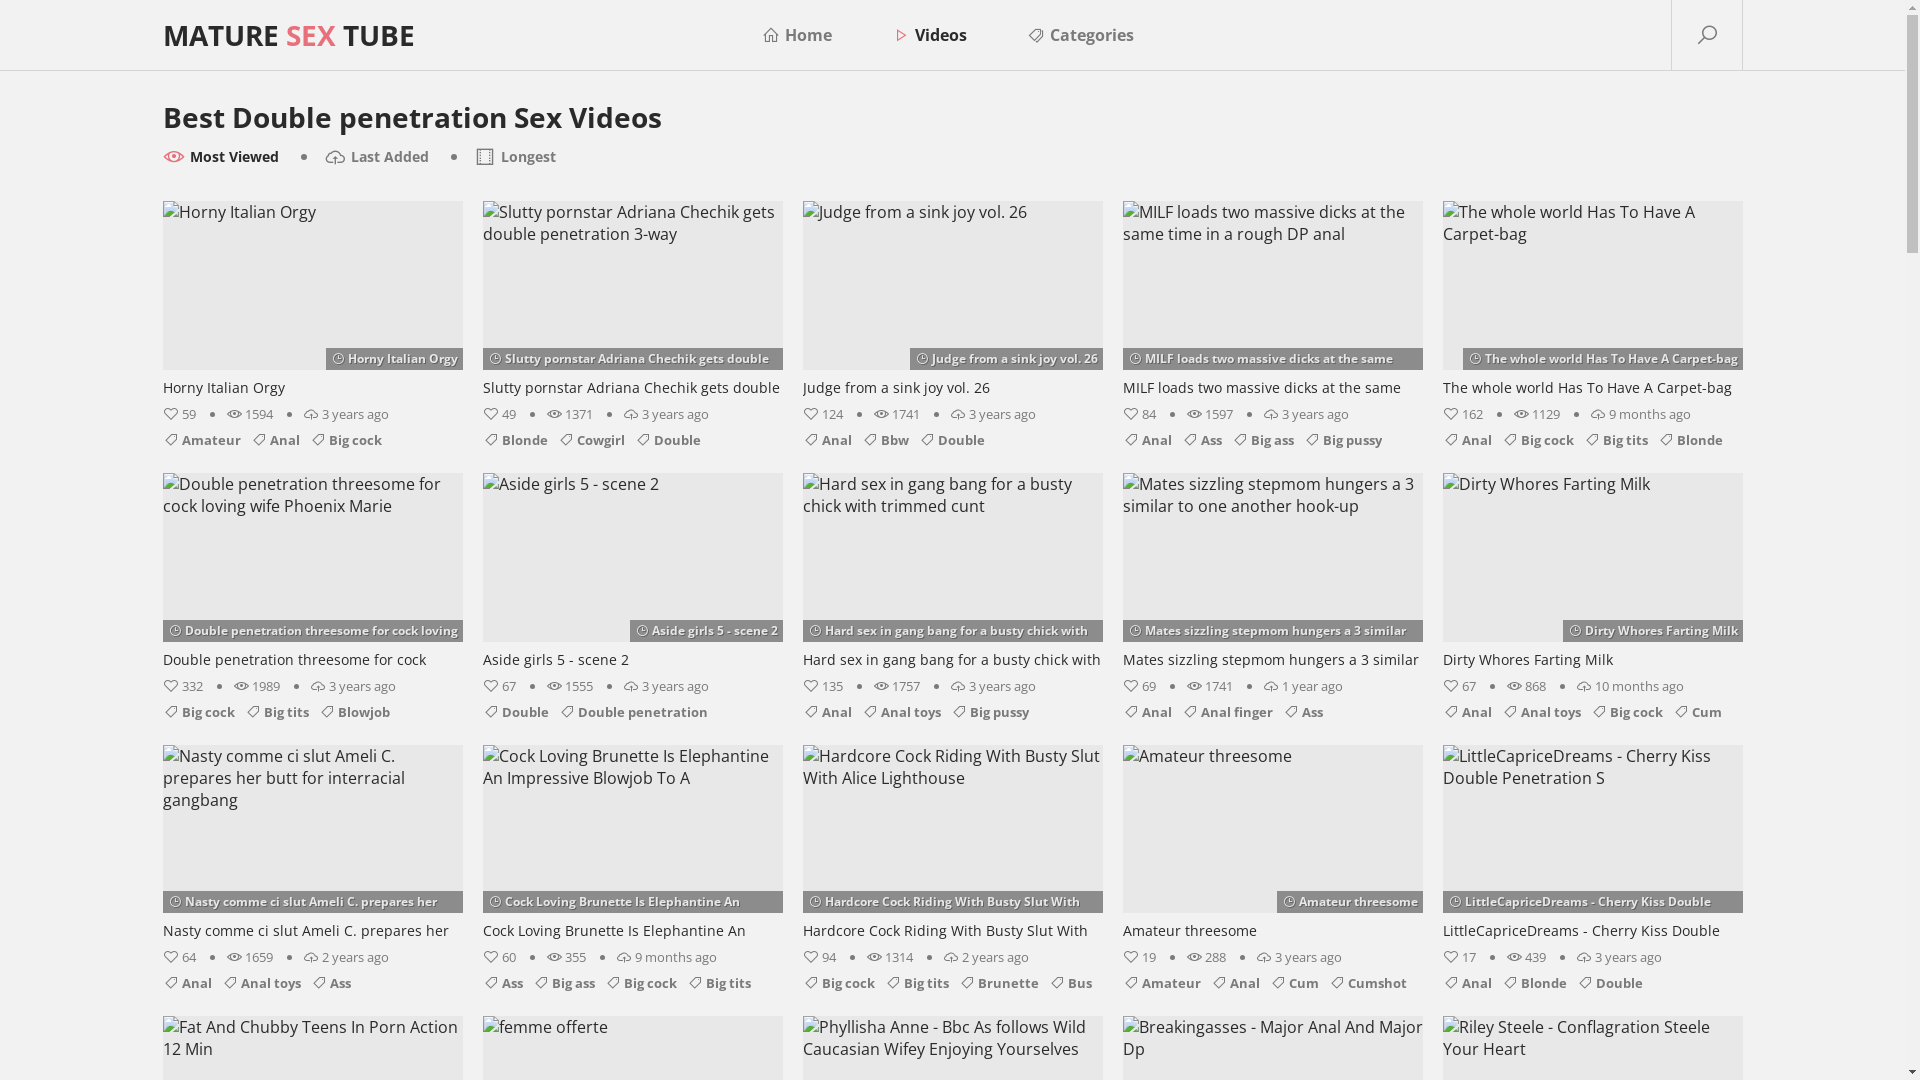 This screenshot has height=1080, width=1920. I want to click on 'Categories', so click(1078, 34).